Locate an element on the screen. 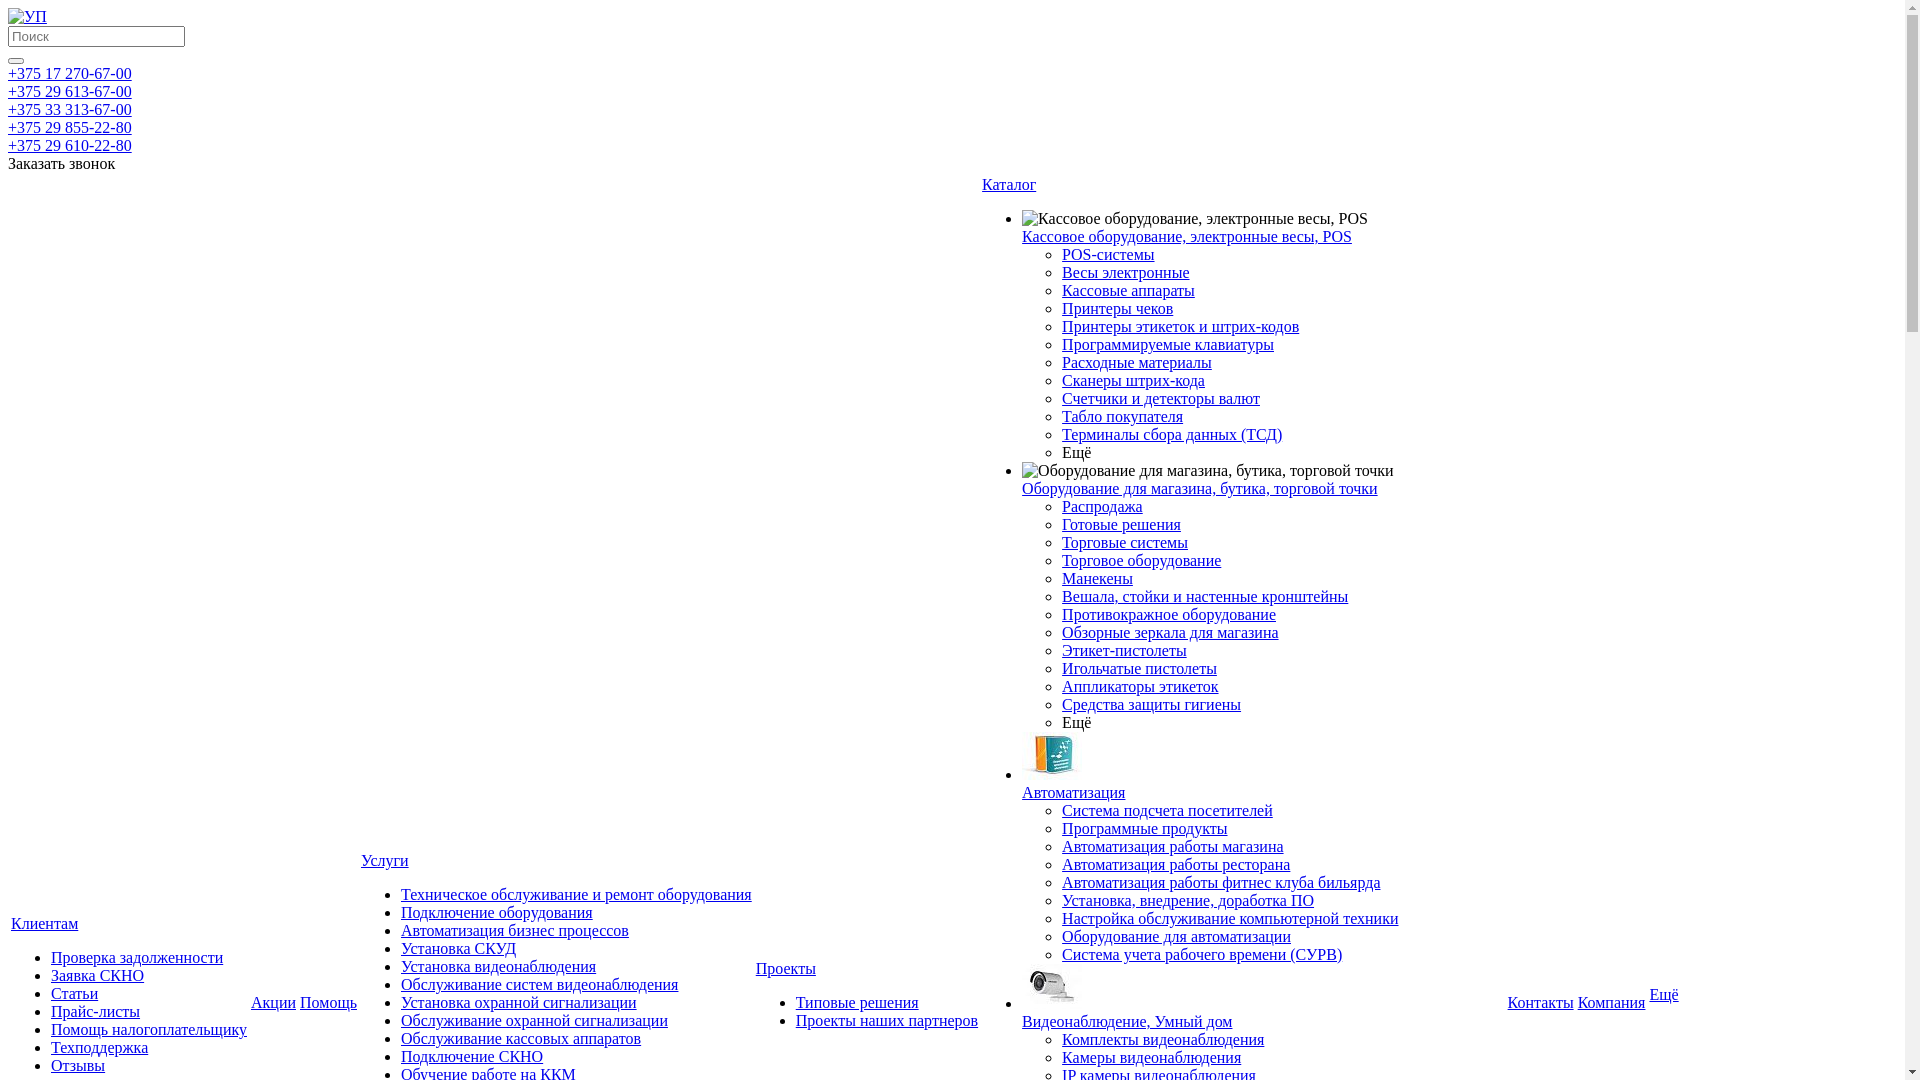 The height and width of the screenshot is (1080, 1920). '+375 29 610-22-80' is located at coordinates (8, 144).